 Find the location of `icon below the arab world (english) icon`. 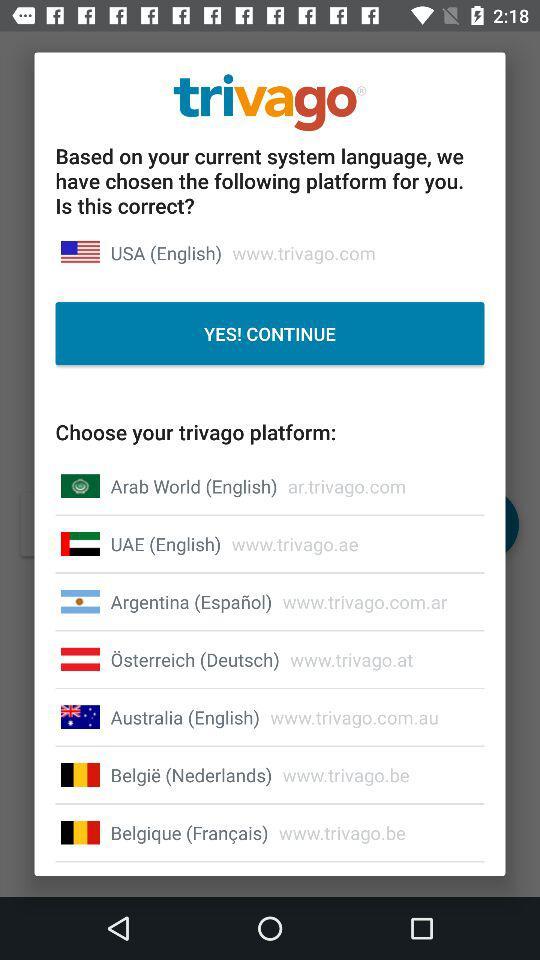

icon below the arab world (english) icon is located at coordinates (164, 544).